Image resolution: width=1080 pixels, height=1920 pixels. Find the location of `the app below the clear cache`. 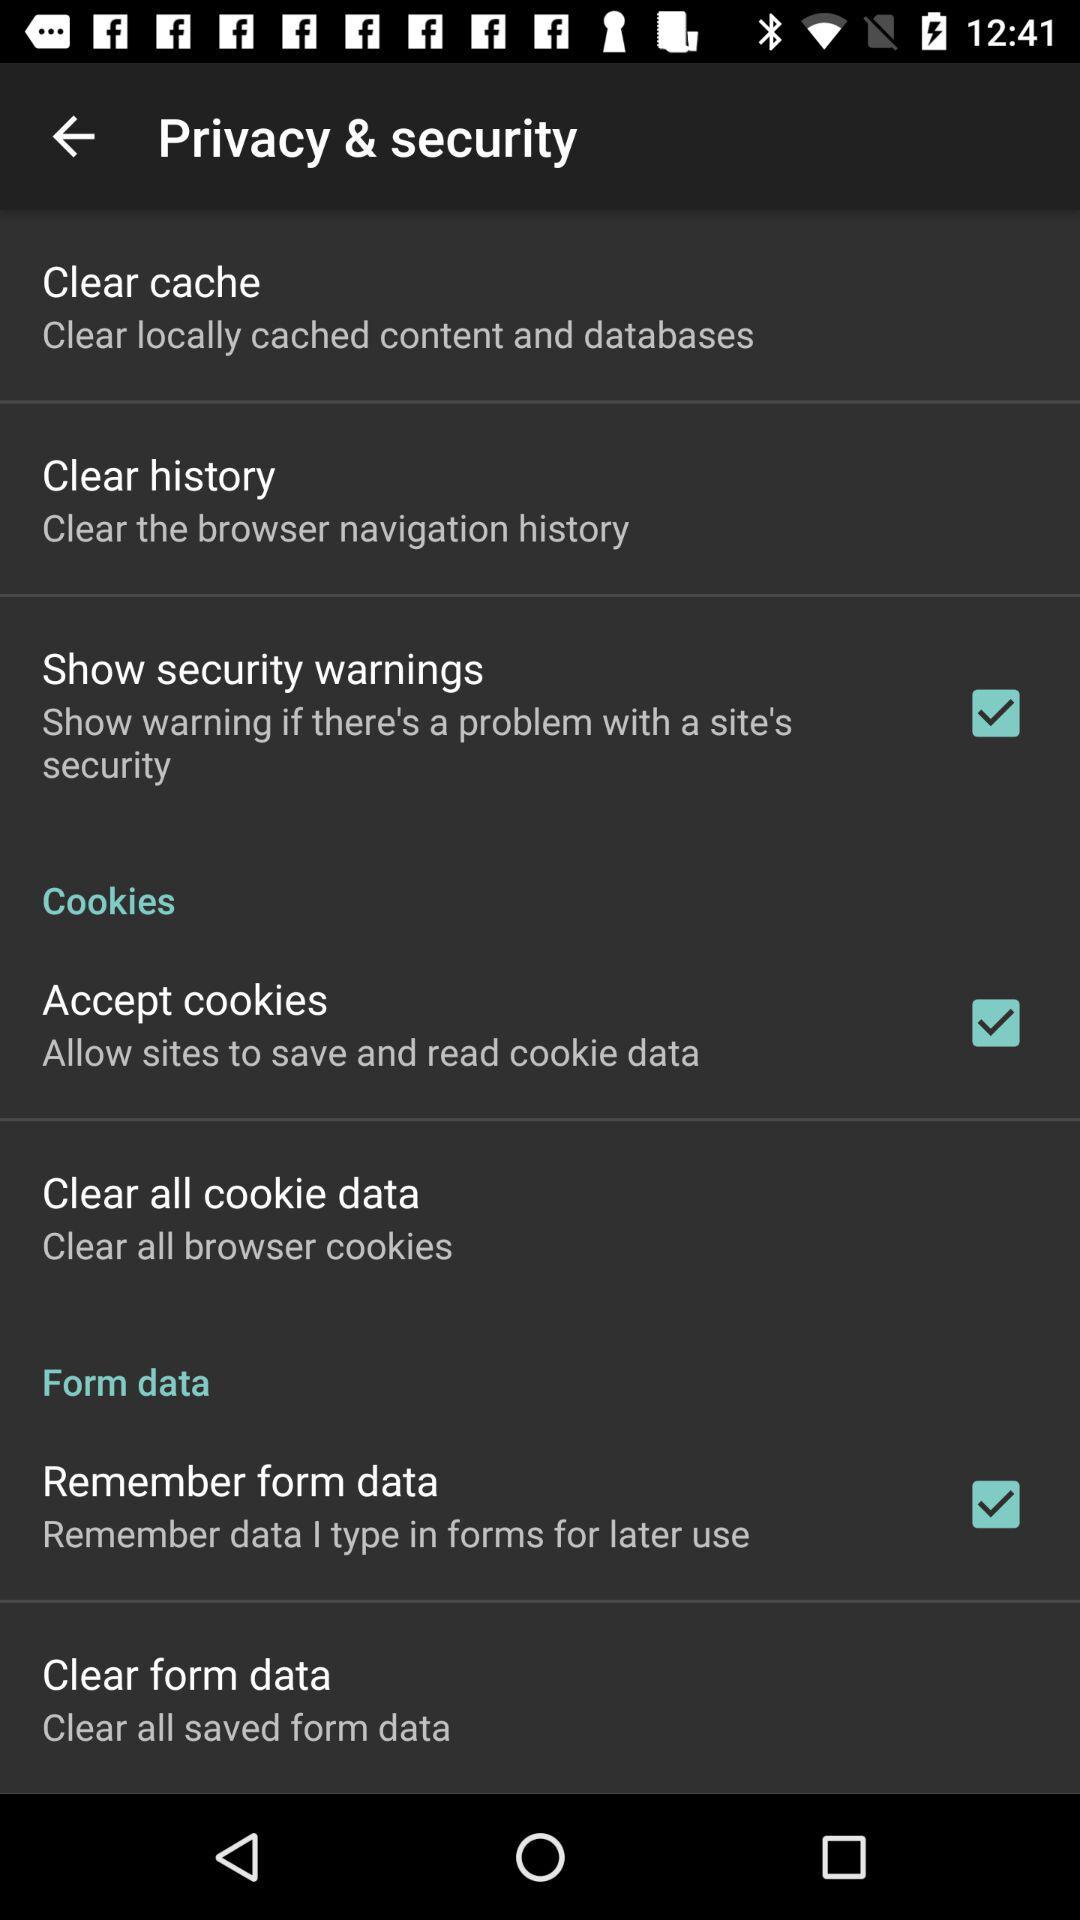

the app below the clear cache is located at coordinates (398, 333).